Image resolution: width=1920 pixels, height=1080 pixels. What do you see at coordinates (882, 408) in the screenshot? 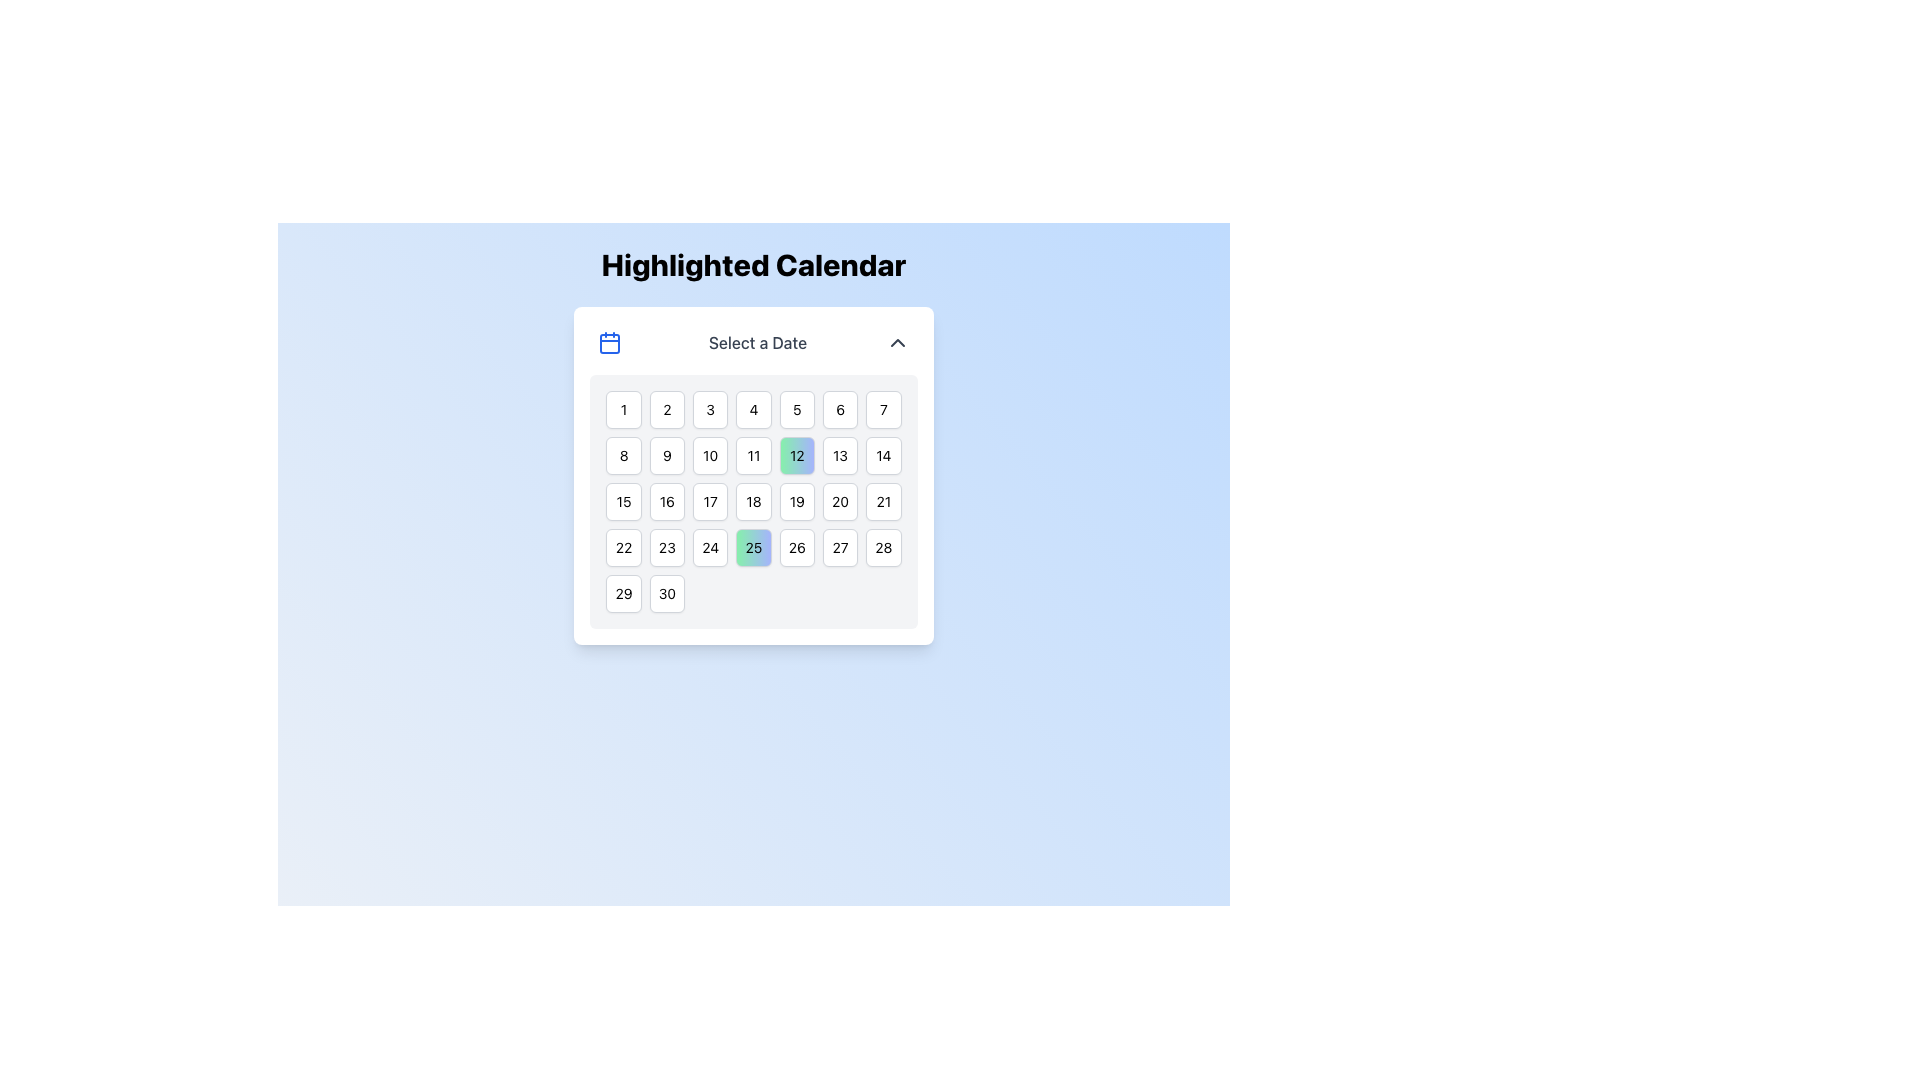
I see `the calendar date button labeled '7'` at bounding box center [882, 408].